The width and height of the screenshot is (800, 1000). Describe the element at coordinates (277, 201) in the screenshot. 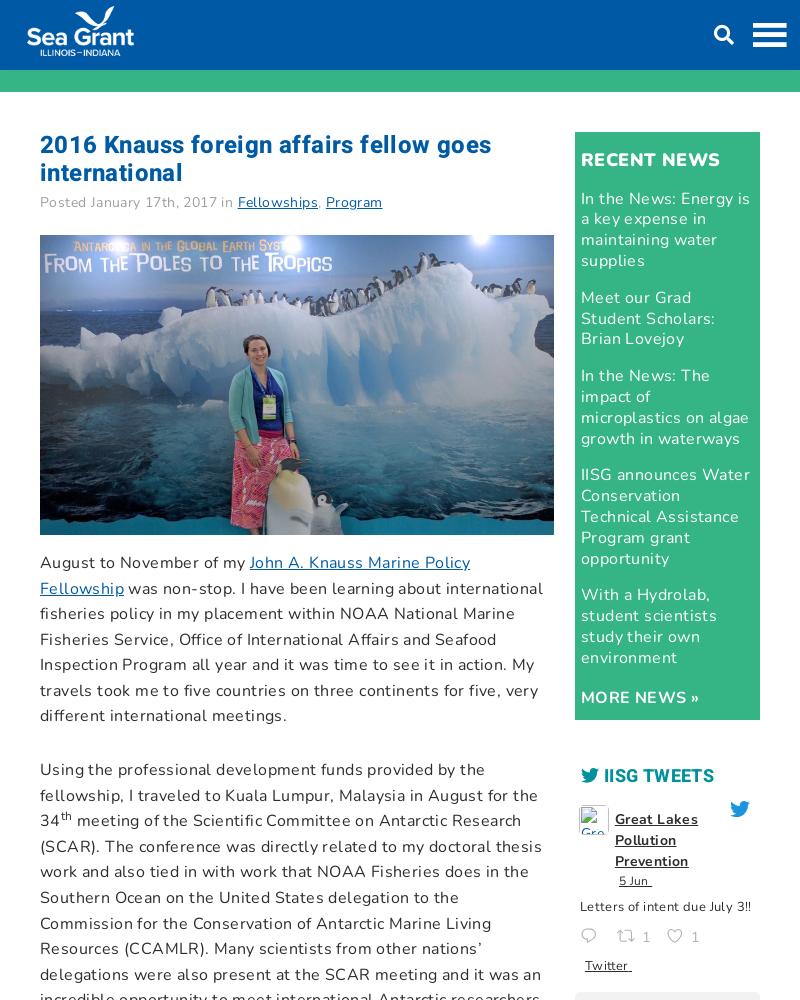

I see `'Fellowships'` at that location.